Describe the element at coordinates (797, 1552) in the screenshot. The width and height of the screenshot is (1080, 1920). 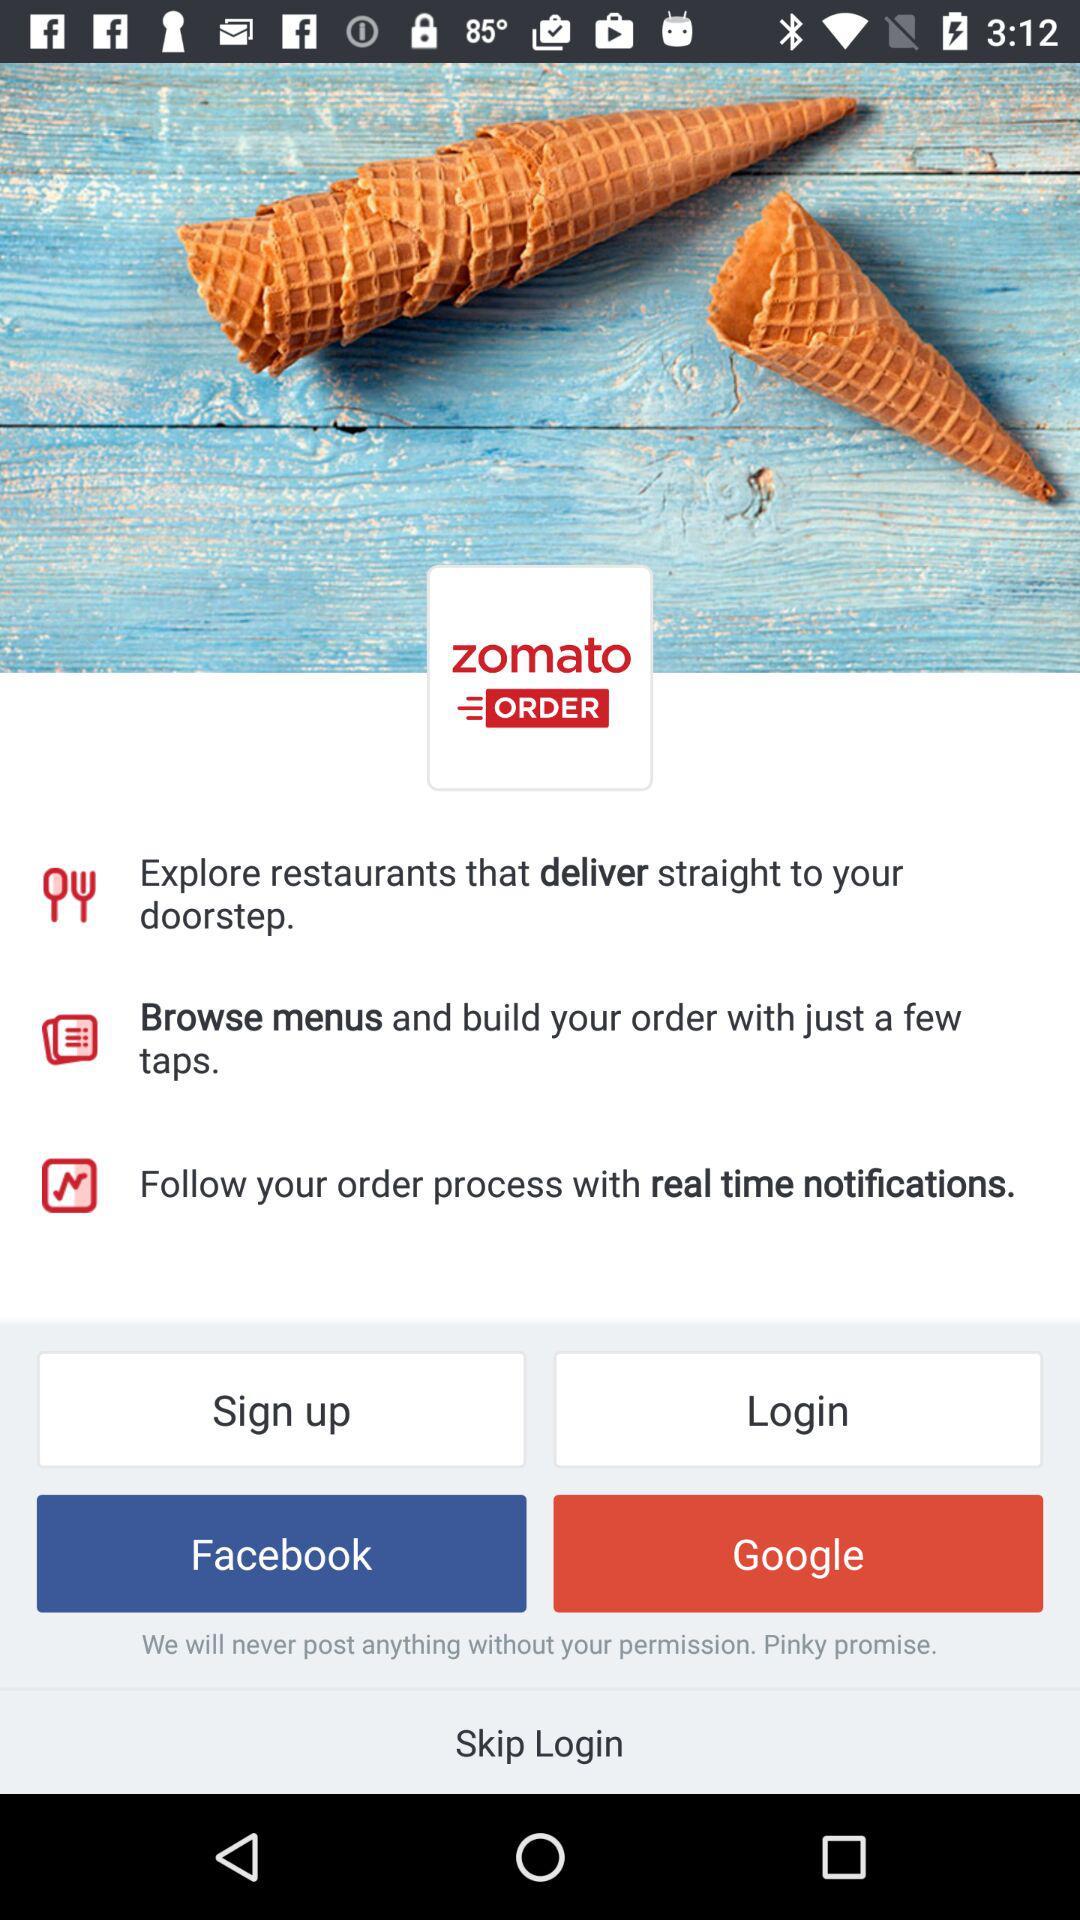
I see `the icon above we will never icon` at that location.